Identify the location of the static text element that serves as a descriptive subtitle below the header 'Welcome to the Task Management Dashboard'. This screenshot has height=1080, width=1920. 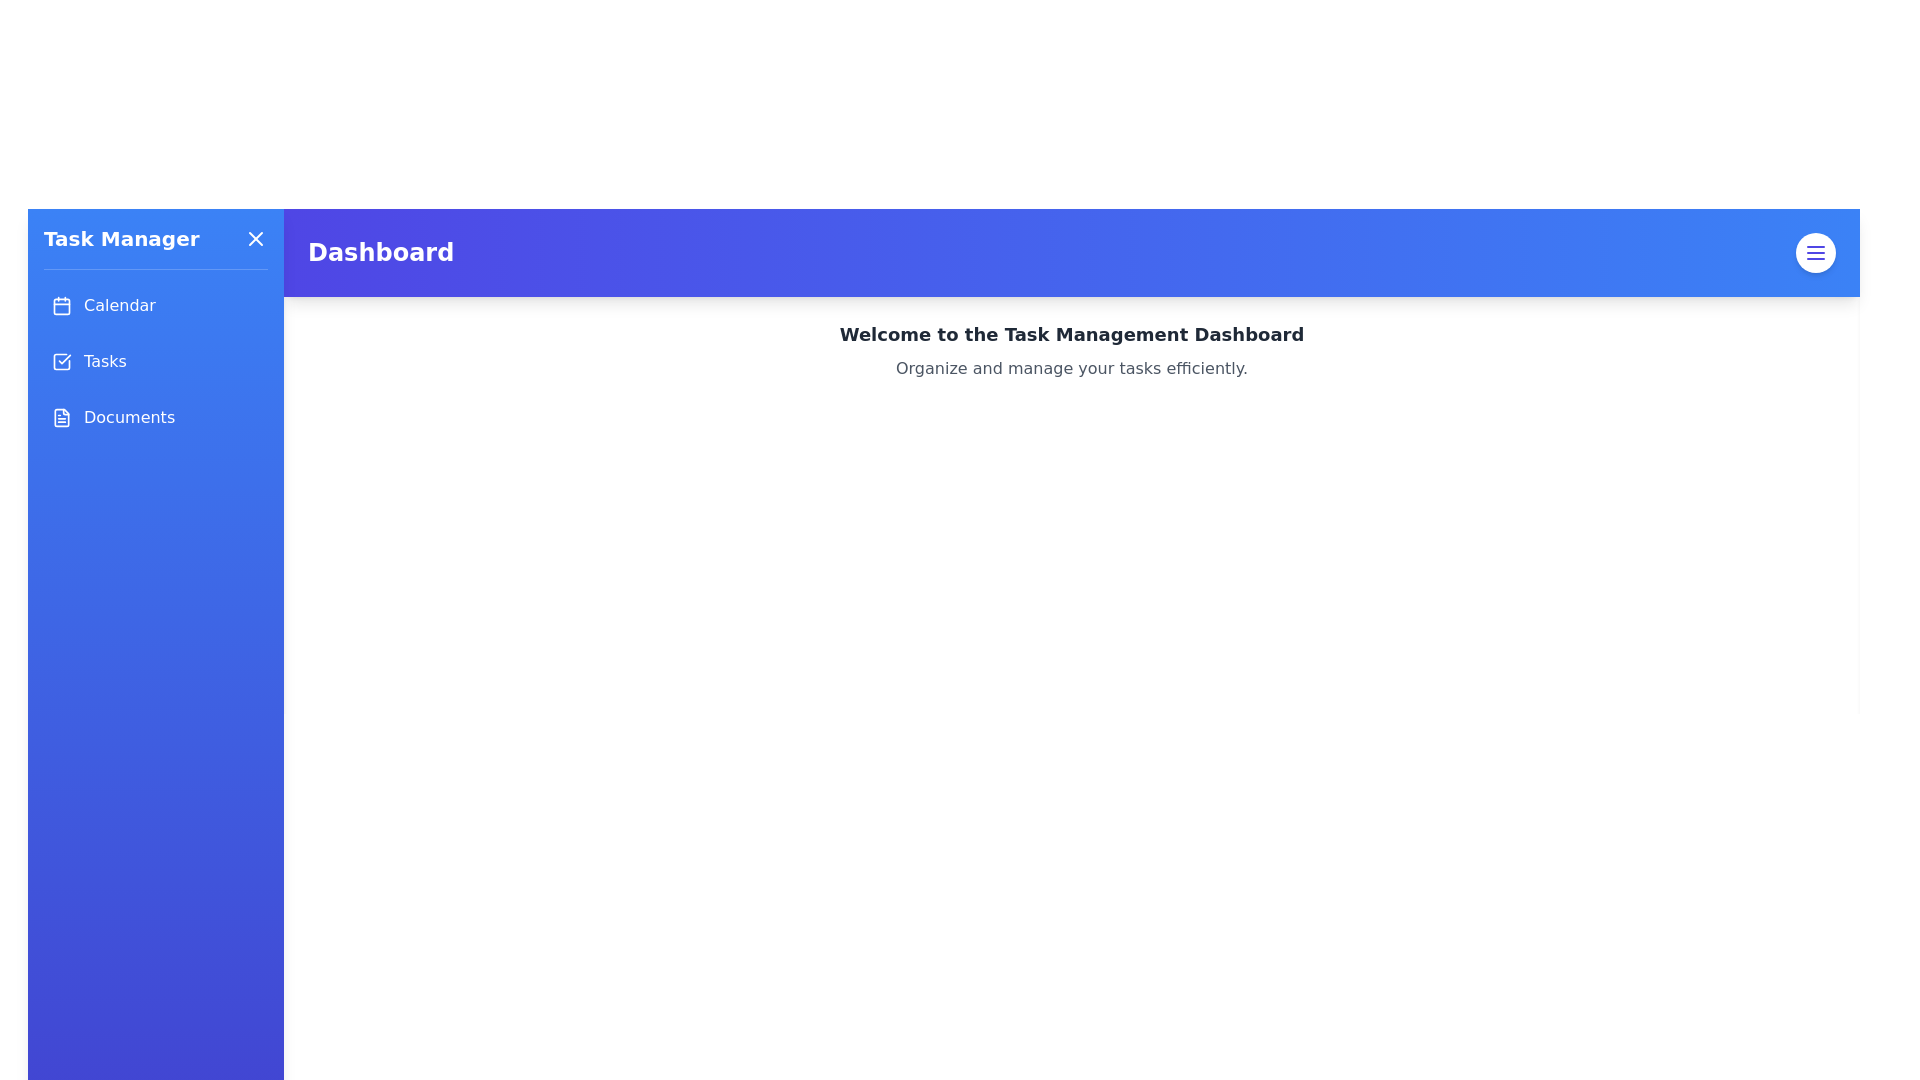
(1070, 369).